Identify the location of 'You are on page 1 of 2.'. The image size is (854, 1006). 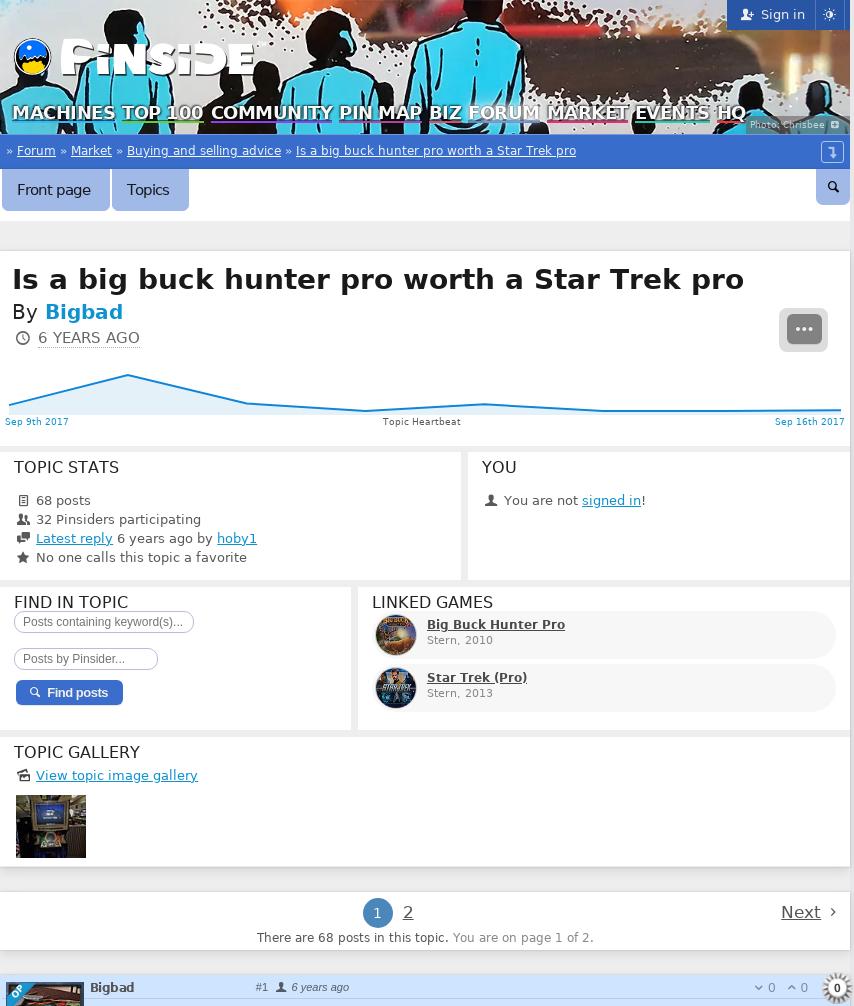
(522, 936).